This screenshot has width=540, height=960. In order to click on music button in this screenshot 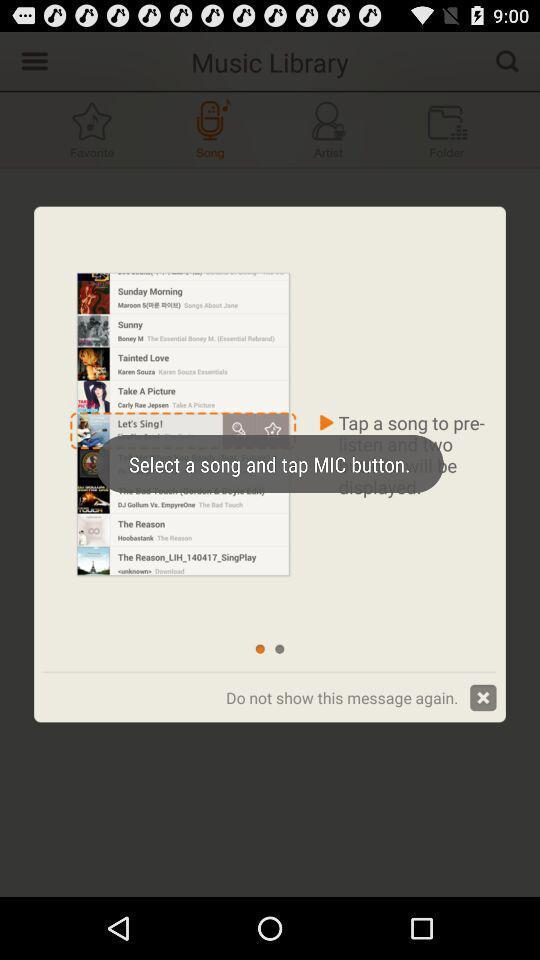, I will do `click(328, 128)`.